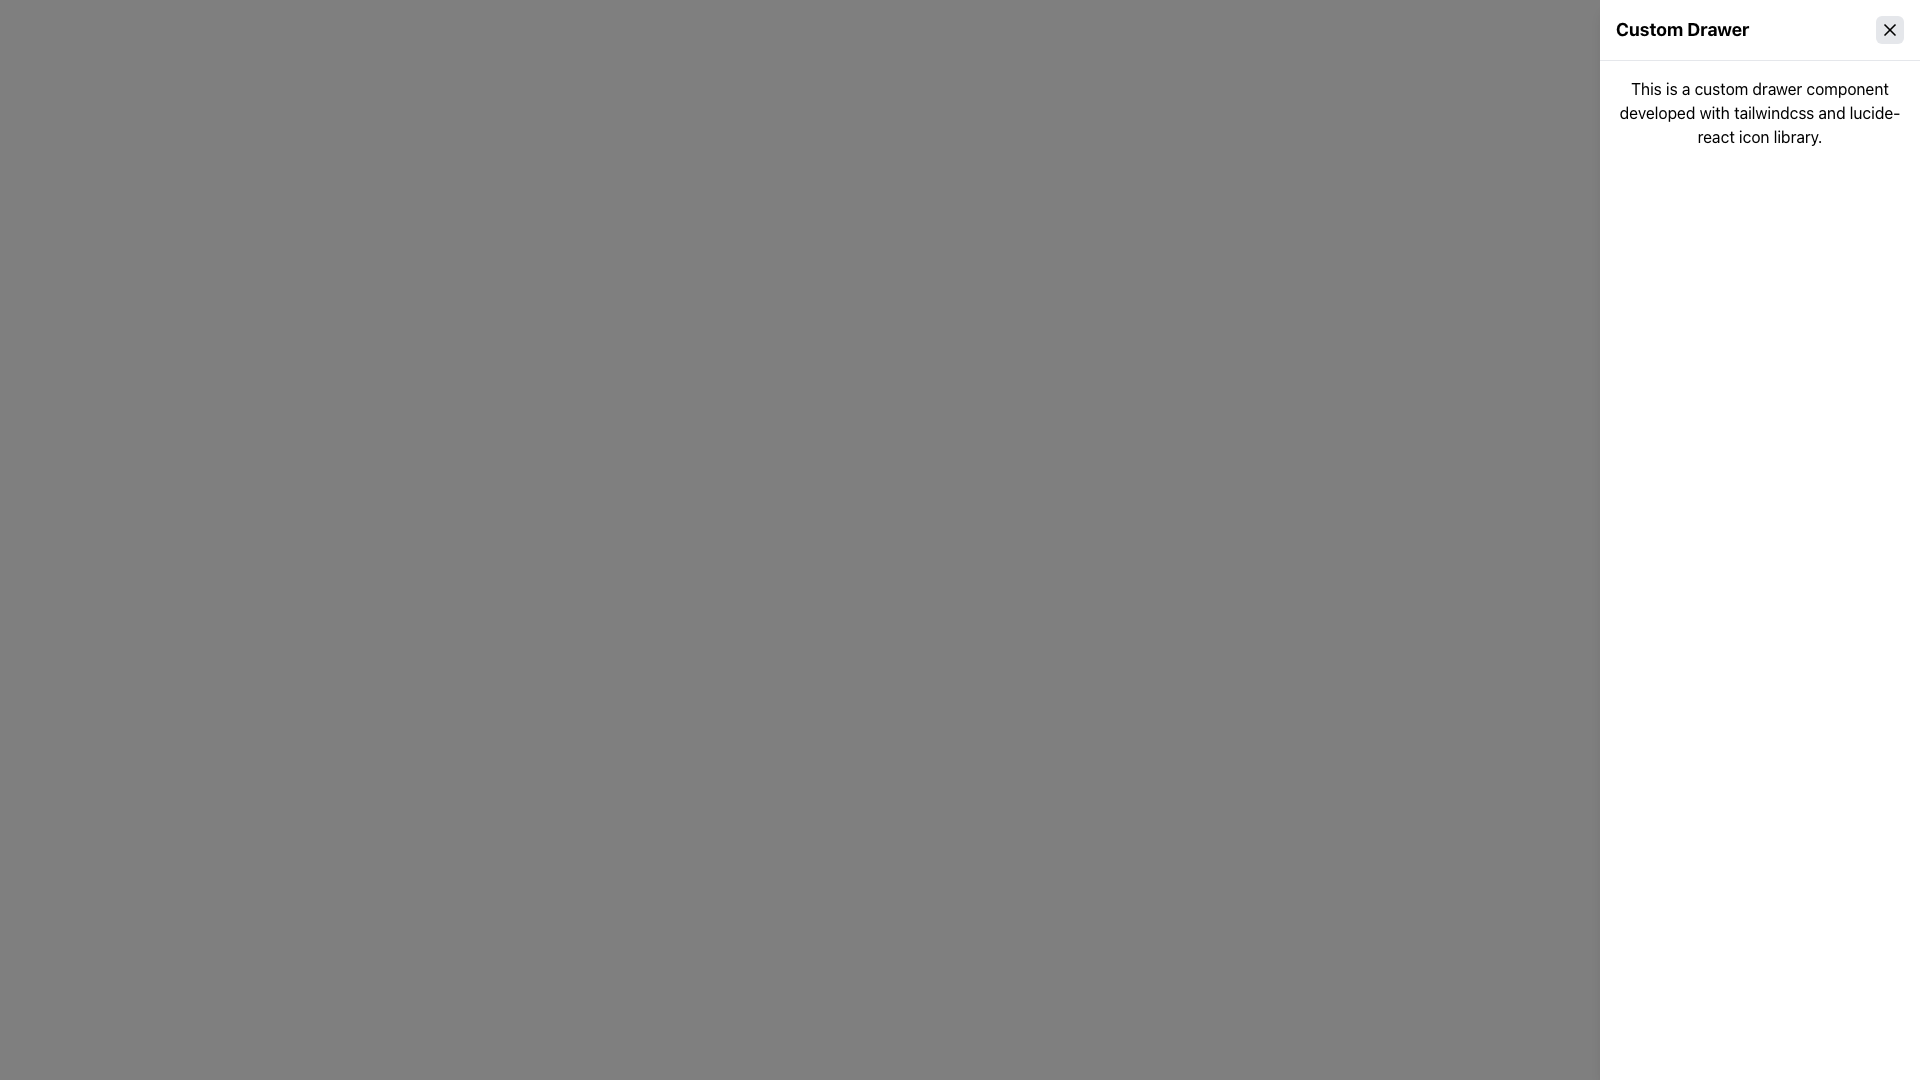 Image resolution: width=1920 pixels, height=1080 pixels. Describe the element at coordinates (1681, 30) in the screenshot. I see `the bold heading text 'Custom Drawer' located at the top-right section of the interface` at that location.